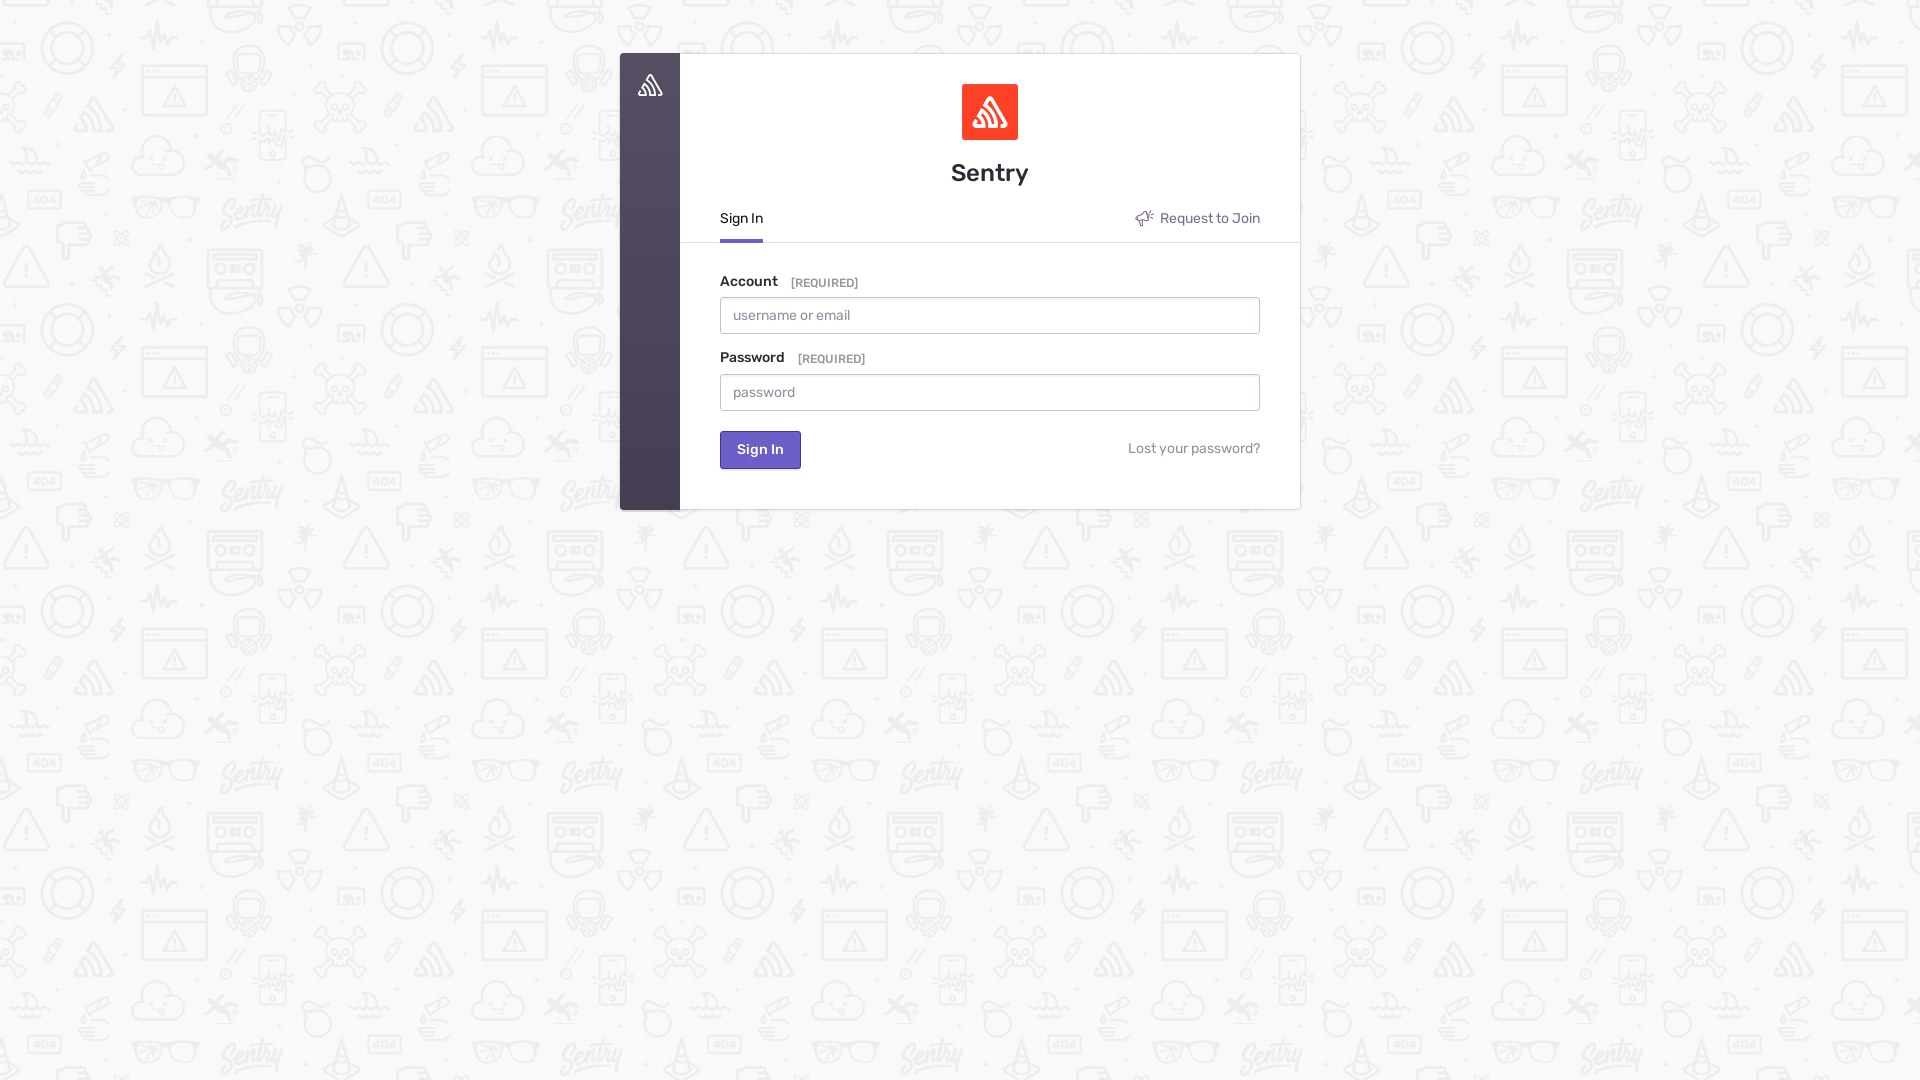 This screenshot has width=1920, height=1080. I want to click on 'Sign In', so click(759, 450).